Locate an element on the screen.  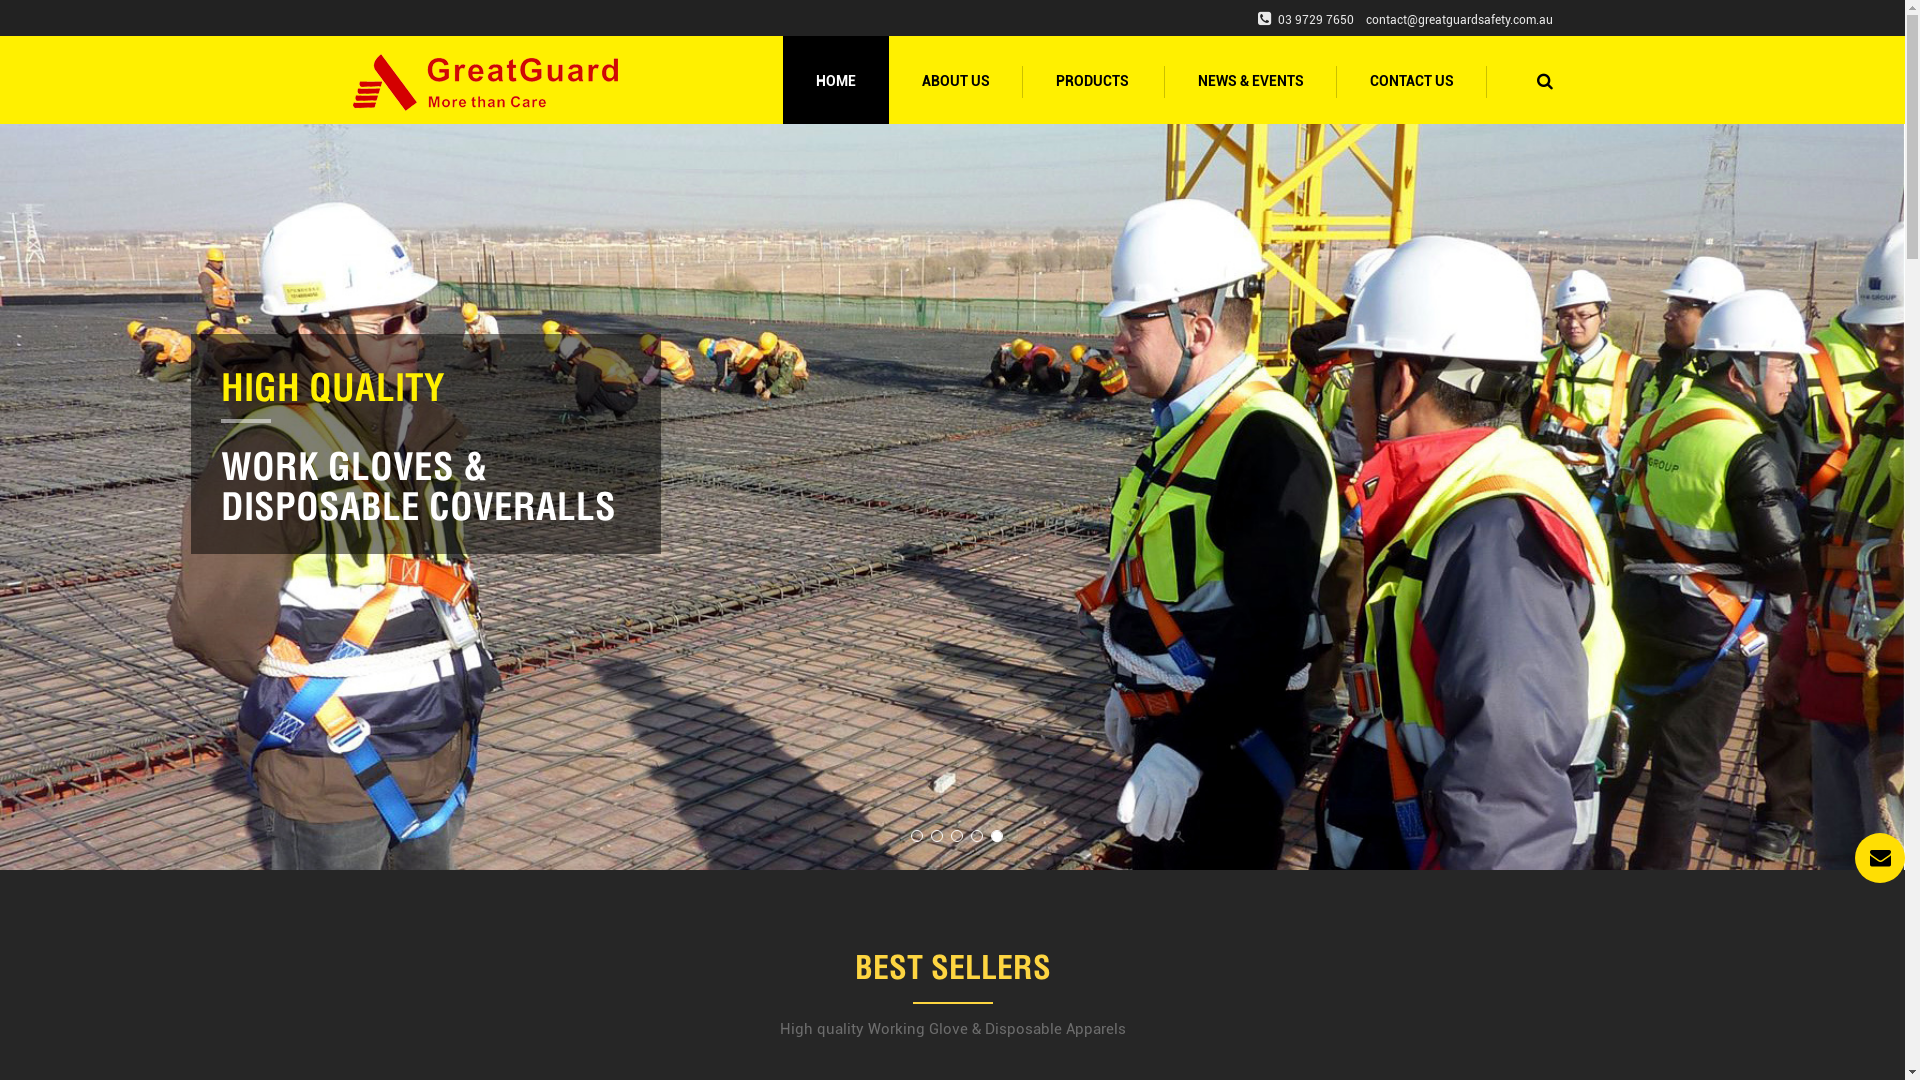
'PRODUCTS' is located at coordinates (1092, 79).